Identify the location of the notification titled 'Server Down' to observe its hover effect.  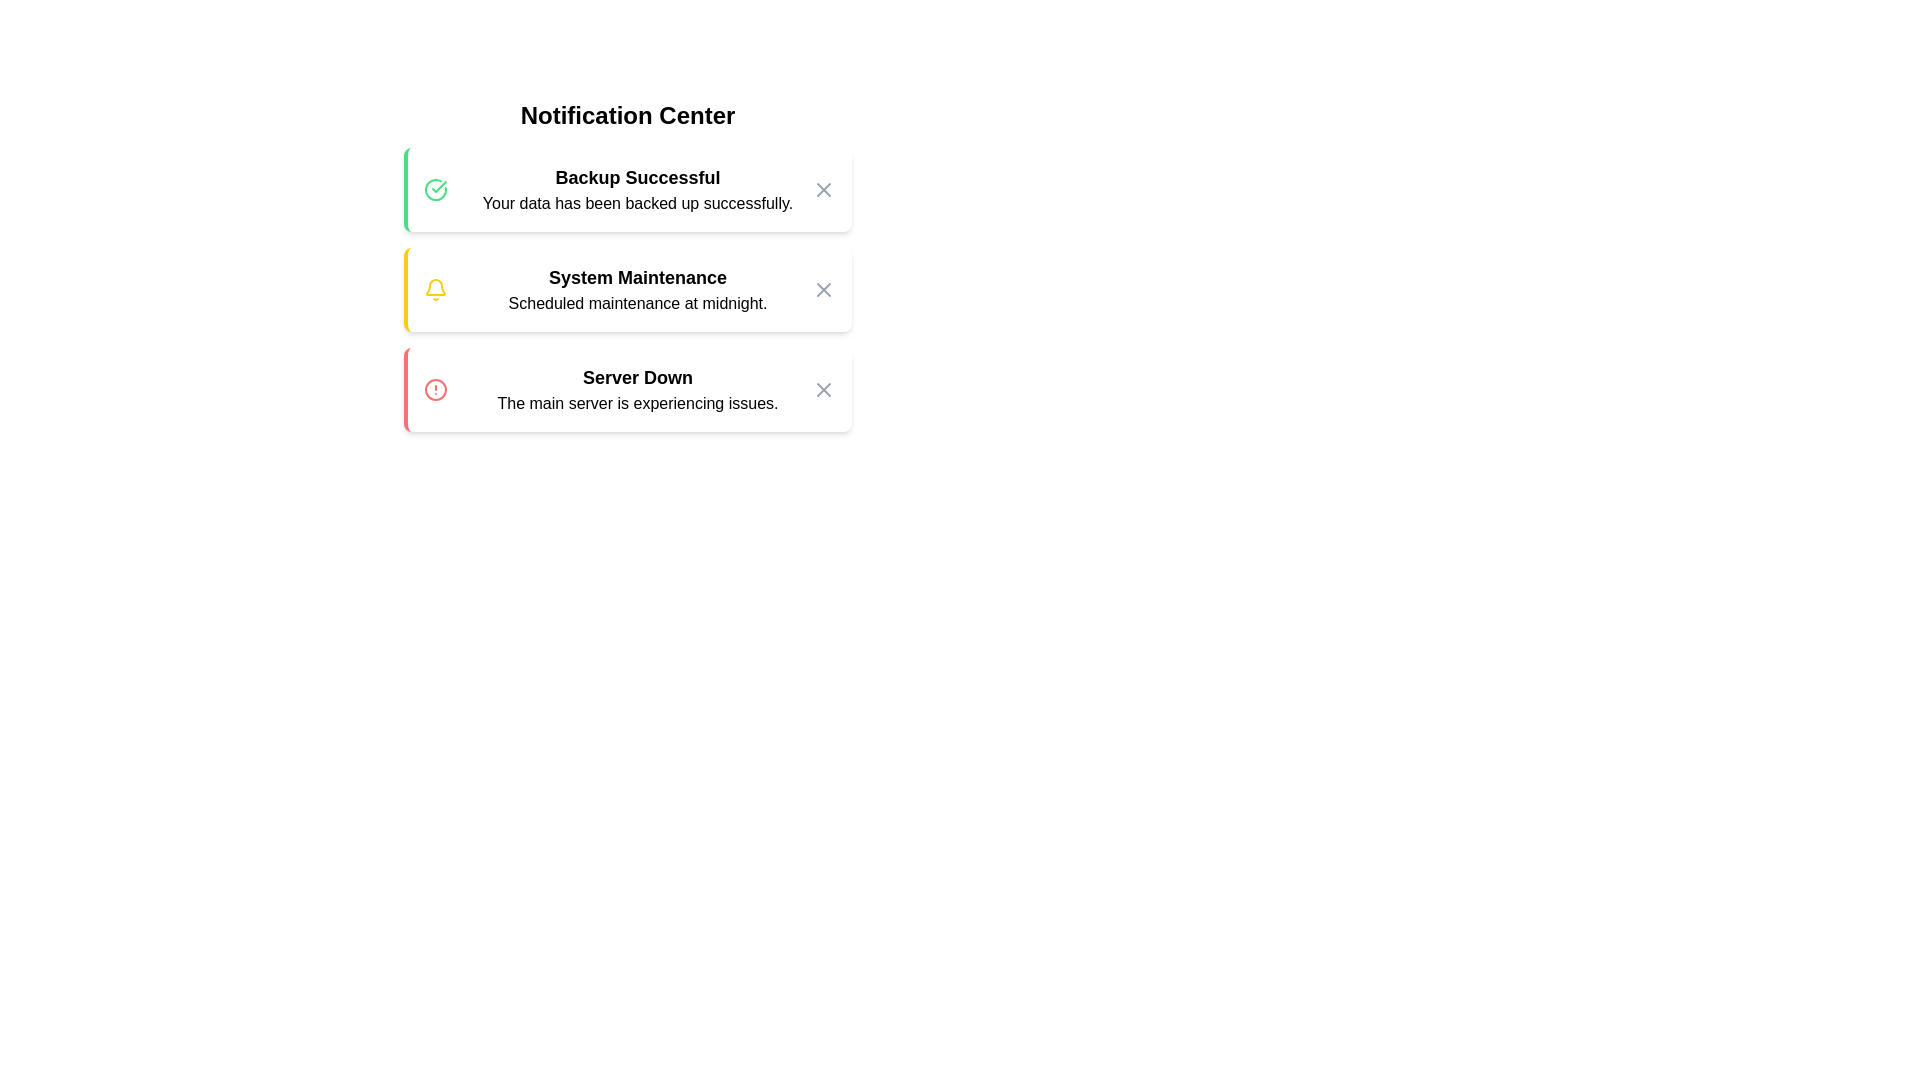
(627, 389).